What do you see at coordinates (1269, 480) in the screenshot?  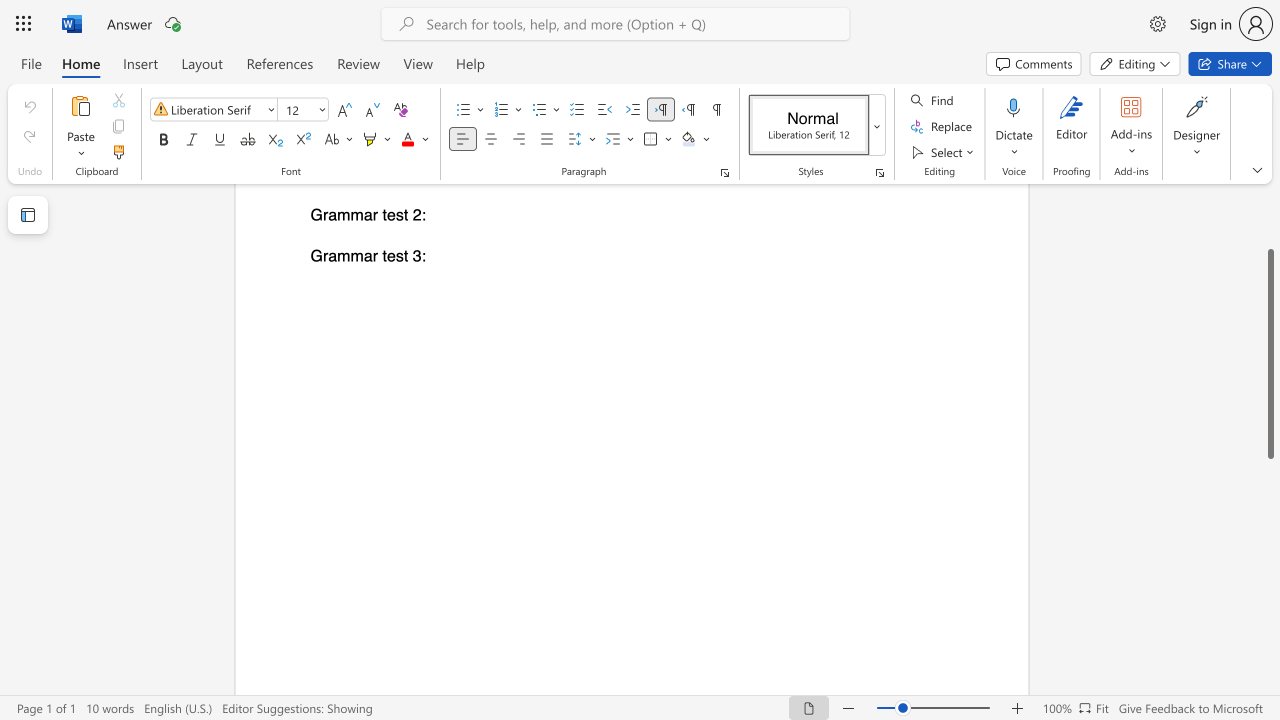 I see `the scrollbar to move the view down` at bounding box center [1269, 480].